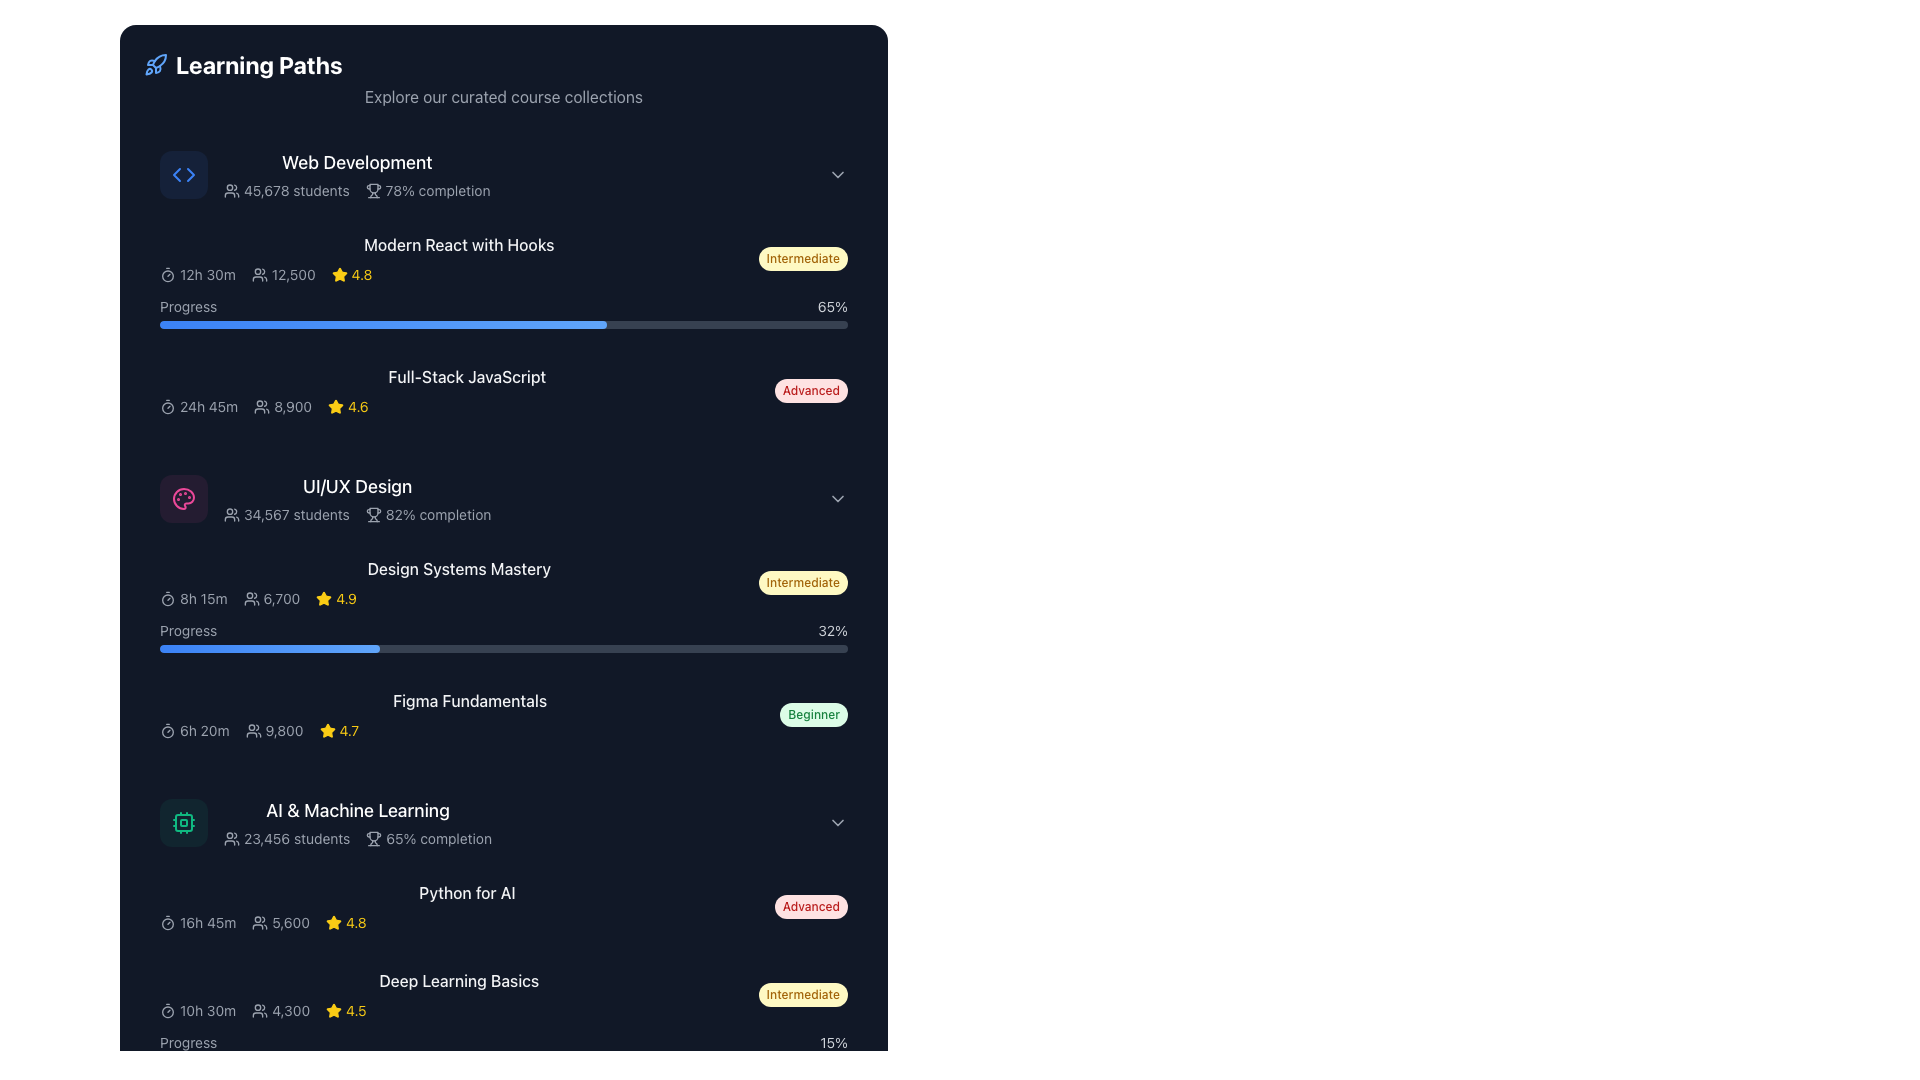  What do you see at coordinates (259, 1010) in the screenshot?
I see `the small SVG icon resembling a user-group outline, which is located to the left of the numerical text '4,300' associated with the 'Deep Learning Basics' course entry` at bounding box center [259, 1010].